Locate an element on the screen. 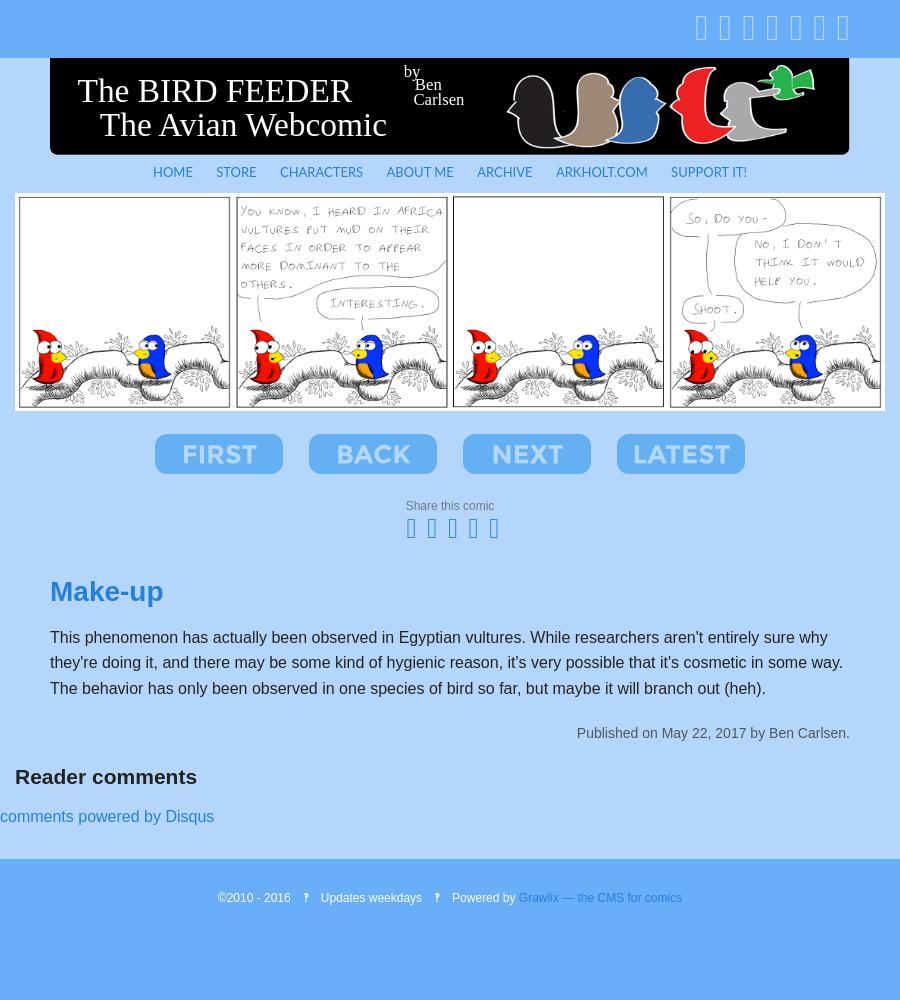  '.' is located at coordinates (847, 731).